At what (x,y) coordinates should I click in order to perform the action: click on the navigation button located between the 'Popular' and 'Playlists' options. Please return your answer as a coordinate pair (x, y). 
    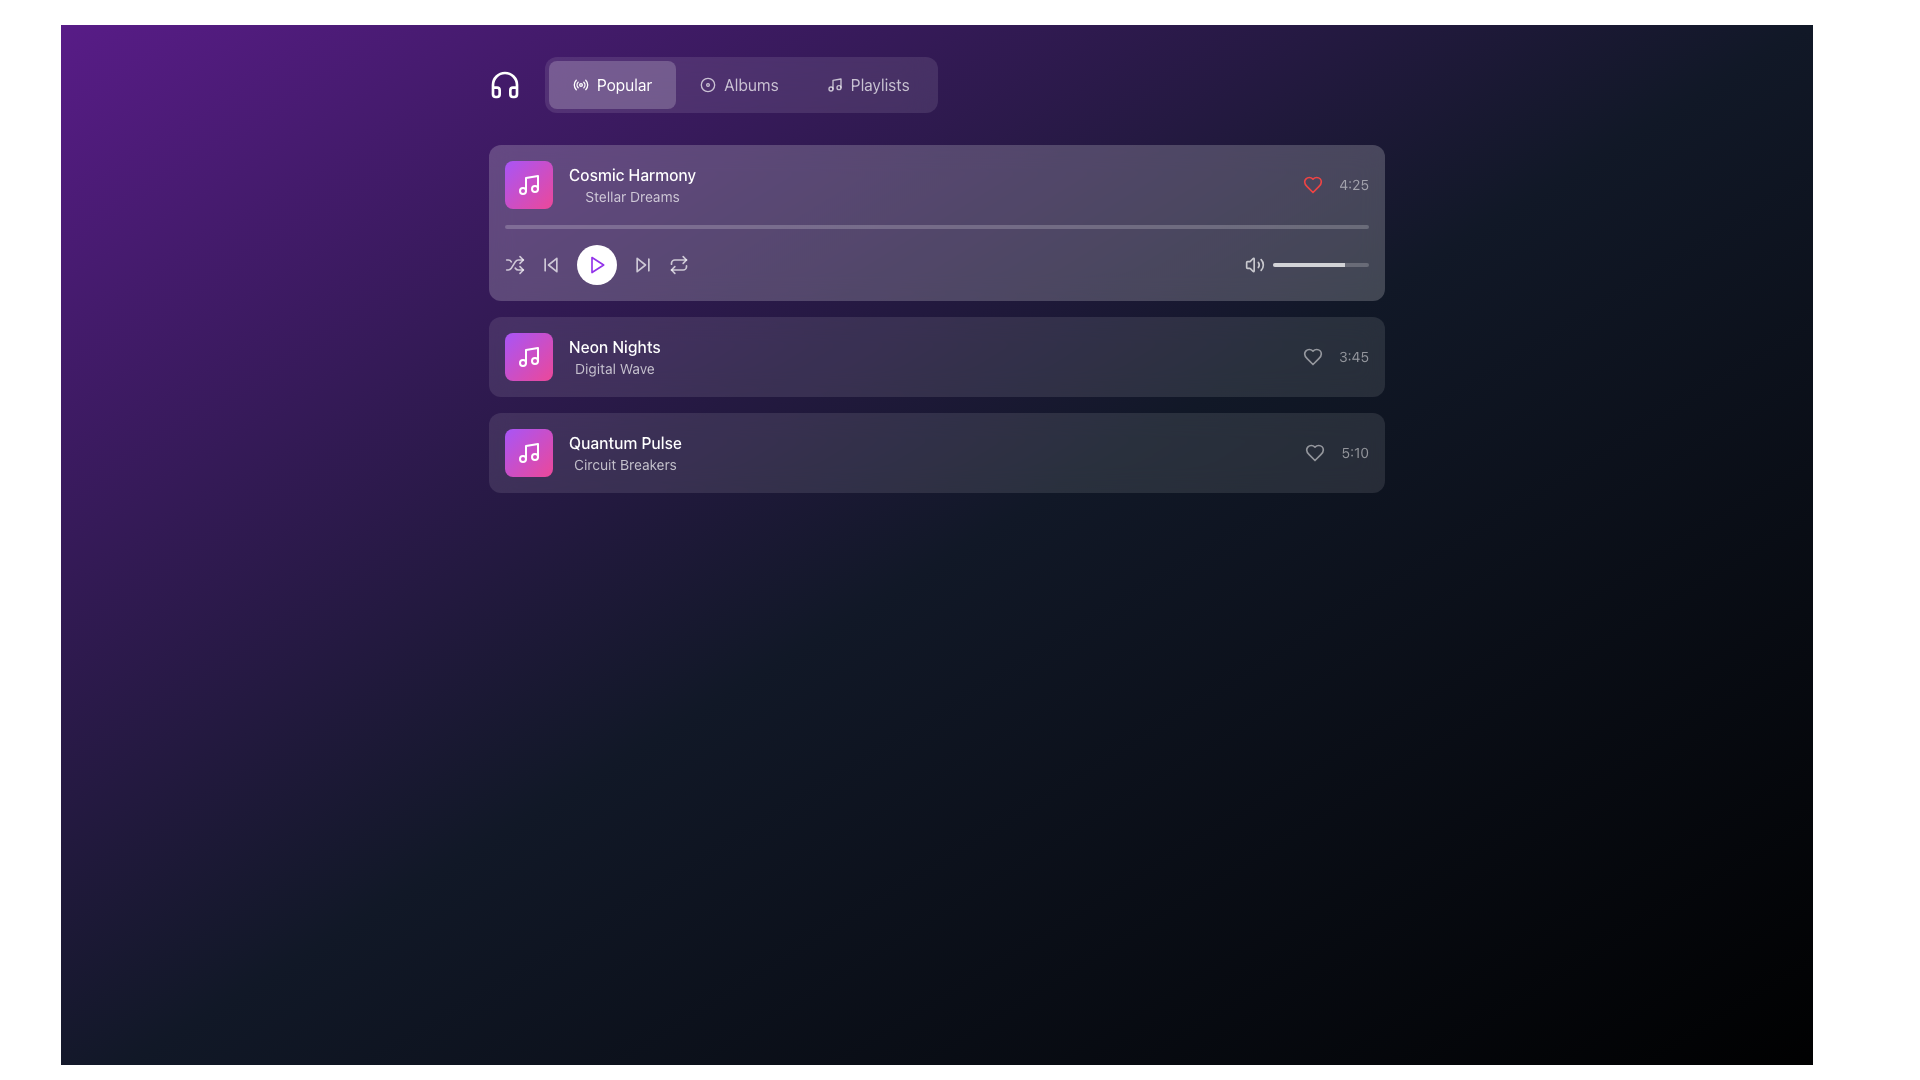
    Looking at the image, I should click on (738, 83).